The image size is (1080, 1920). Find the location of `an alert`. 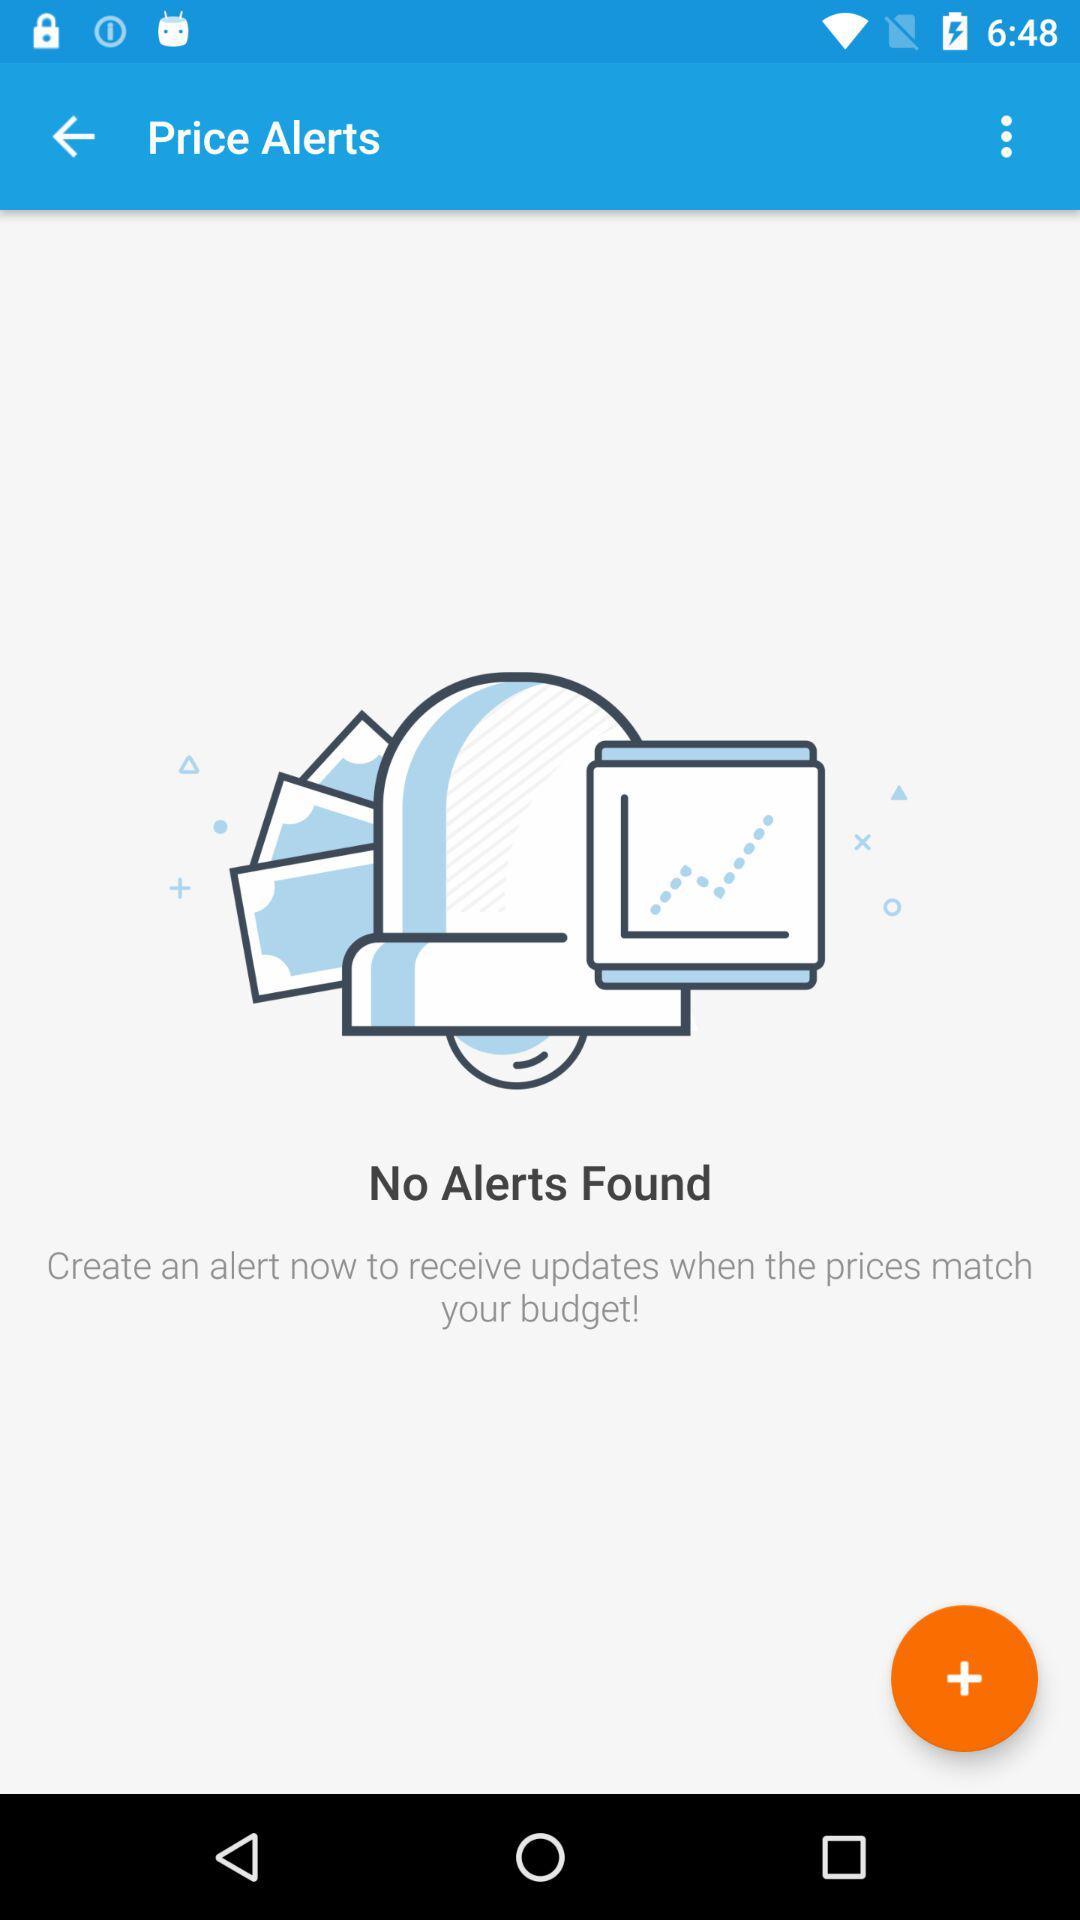

an alert is located at coordinates (963, 1678).